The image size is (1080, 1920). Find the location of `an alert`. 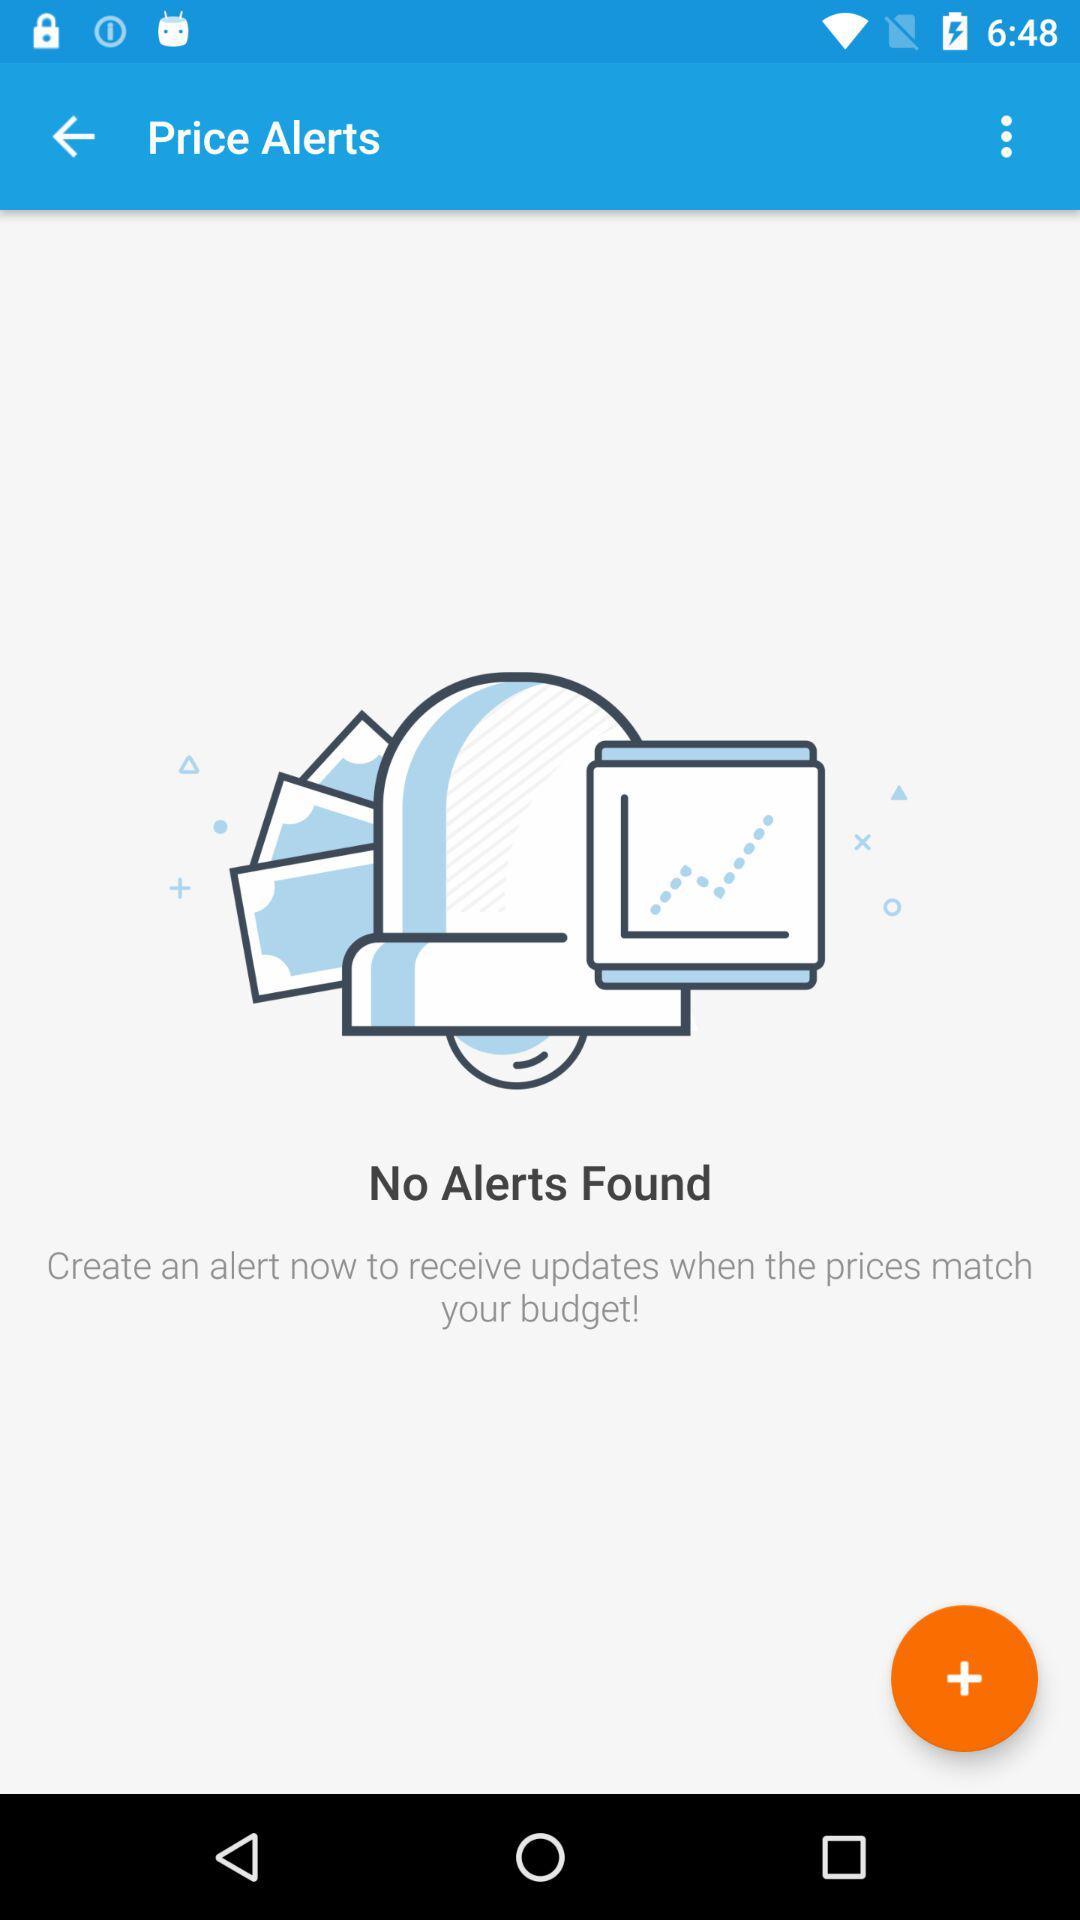

an alert is located at coordinates (963, 1678).